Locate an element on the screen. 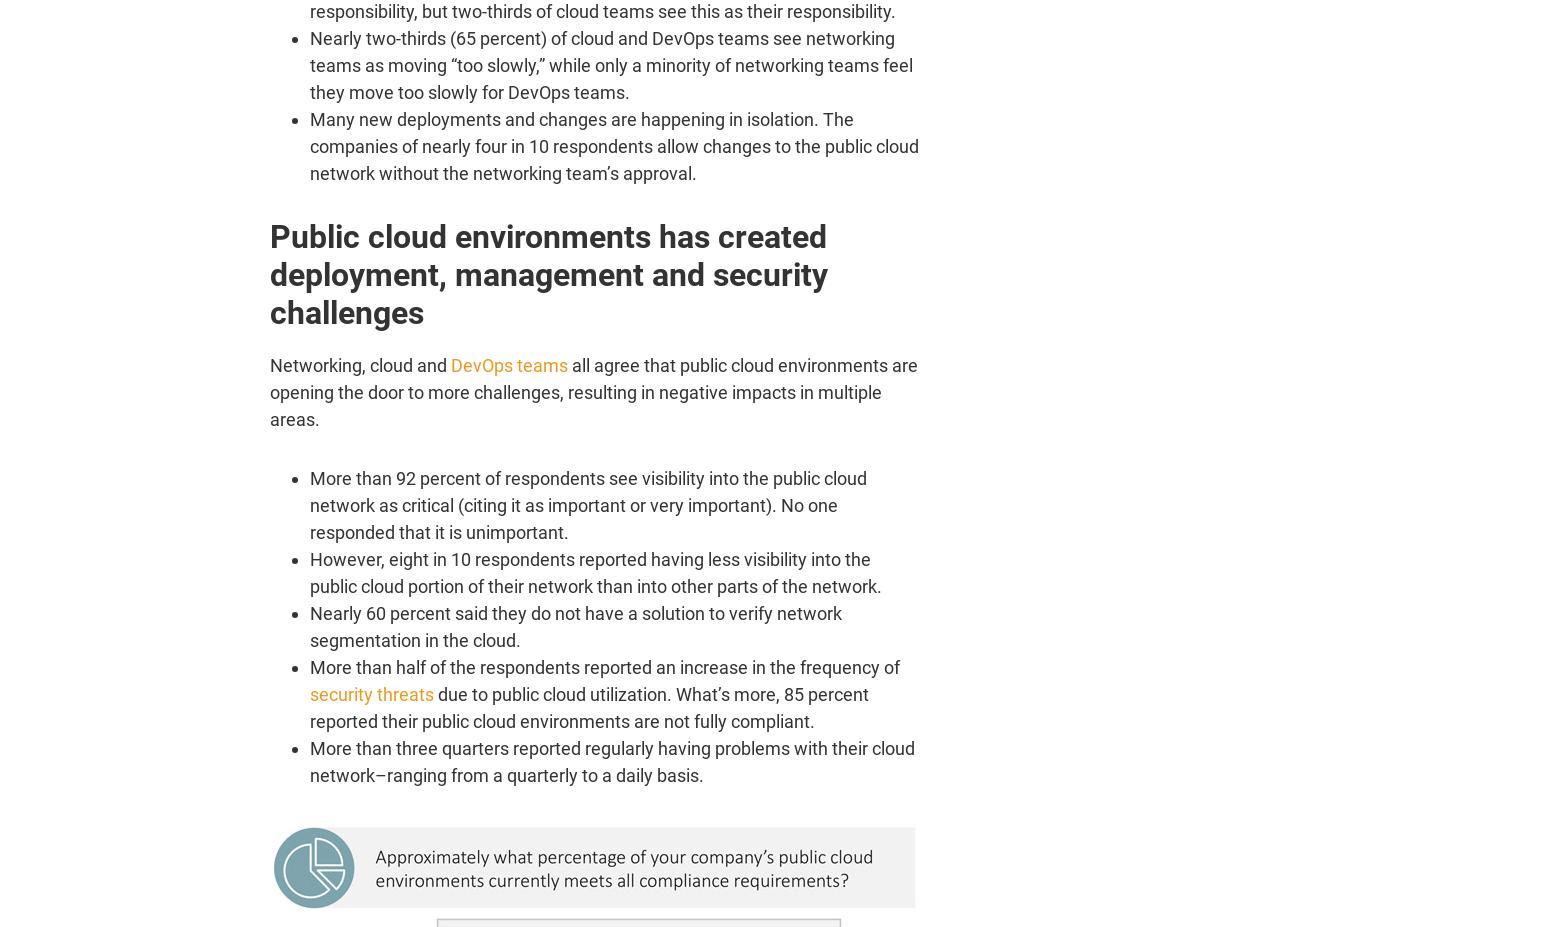 The width and height of the screenshot is (1550, 927). 'However, eight in 10 respondents reported having less visibility into the public cloud portion of their network than into other parts of the network.' is located at coordinates (595, 572).